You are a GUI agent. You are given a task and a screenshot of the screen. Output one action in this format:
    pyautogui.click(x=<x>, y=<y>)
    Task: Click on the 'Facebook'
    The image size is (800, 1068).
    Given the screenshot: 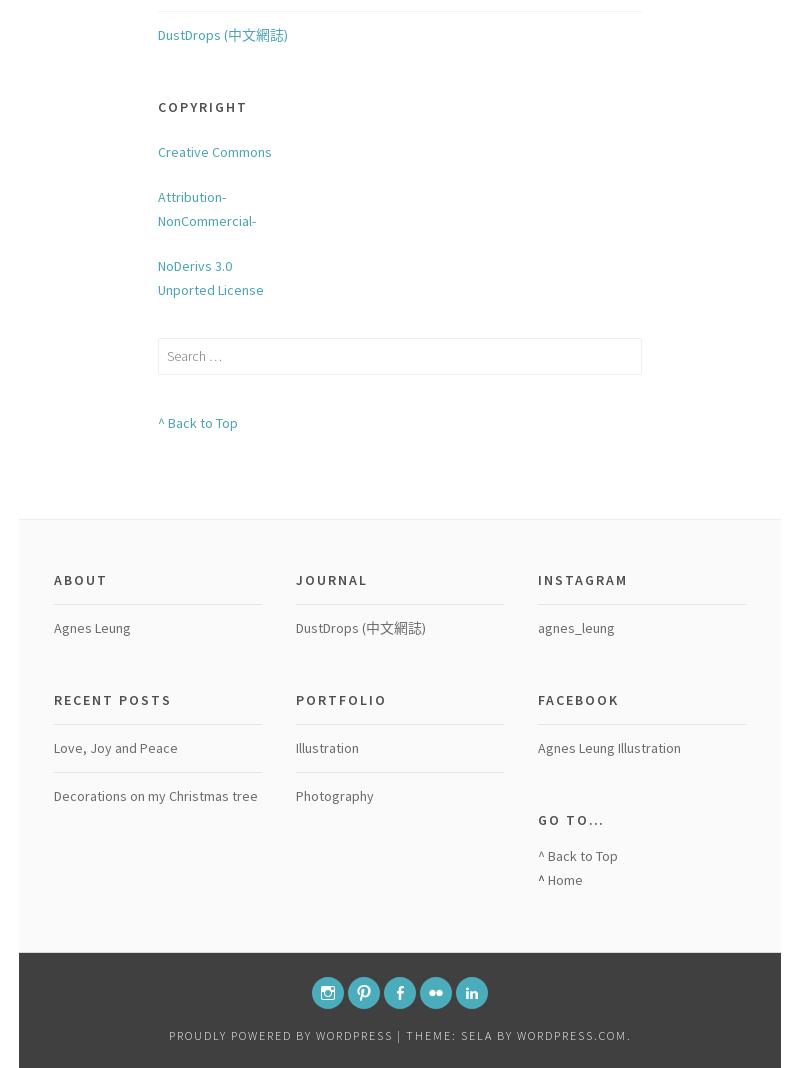 What is the action you would take?
    pyautogui.click(x=538, y=699)
    